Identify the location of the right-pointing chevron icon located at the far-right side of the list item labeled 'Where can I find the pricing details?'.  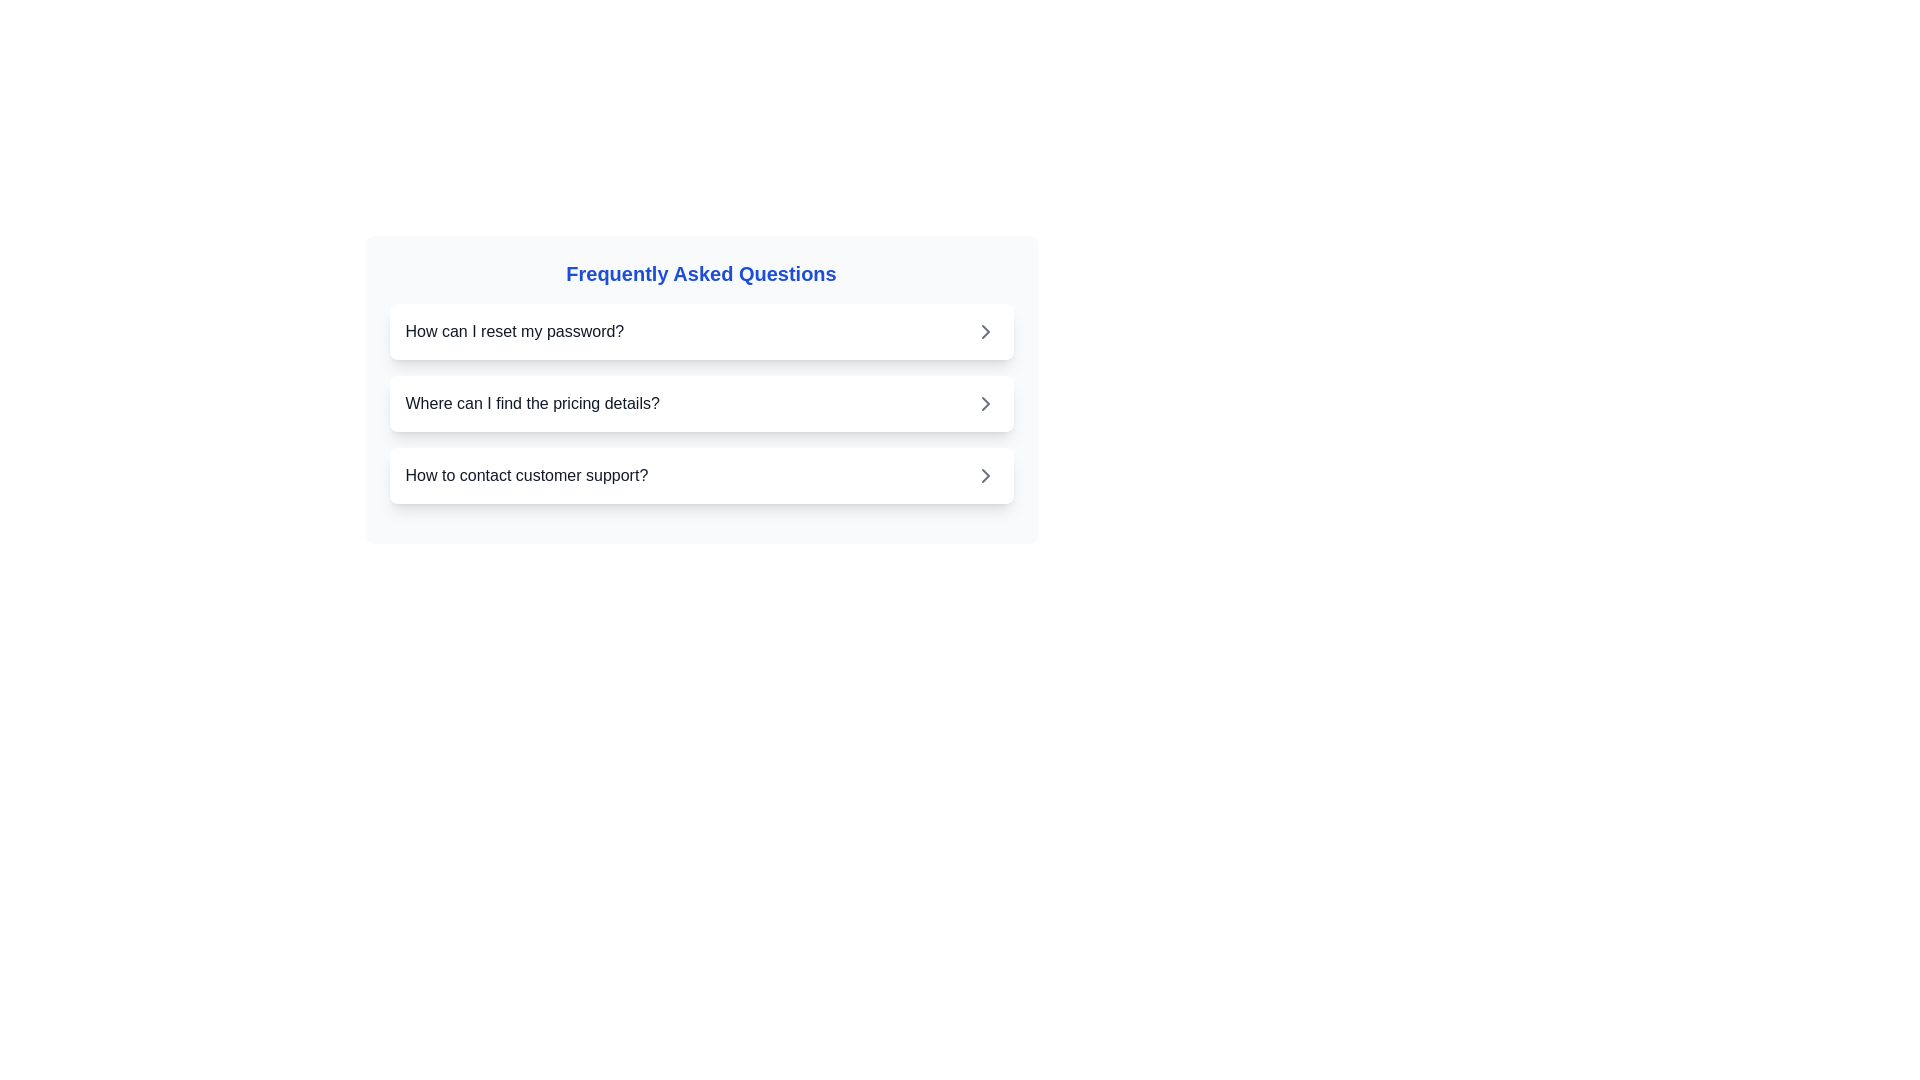
(985, 404).